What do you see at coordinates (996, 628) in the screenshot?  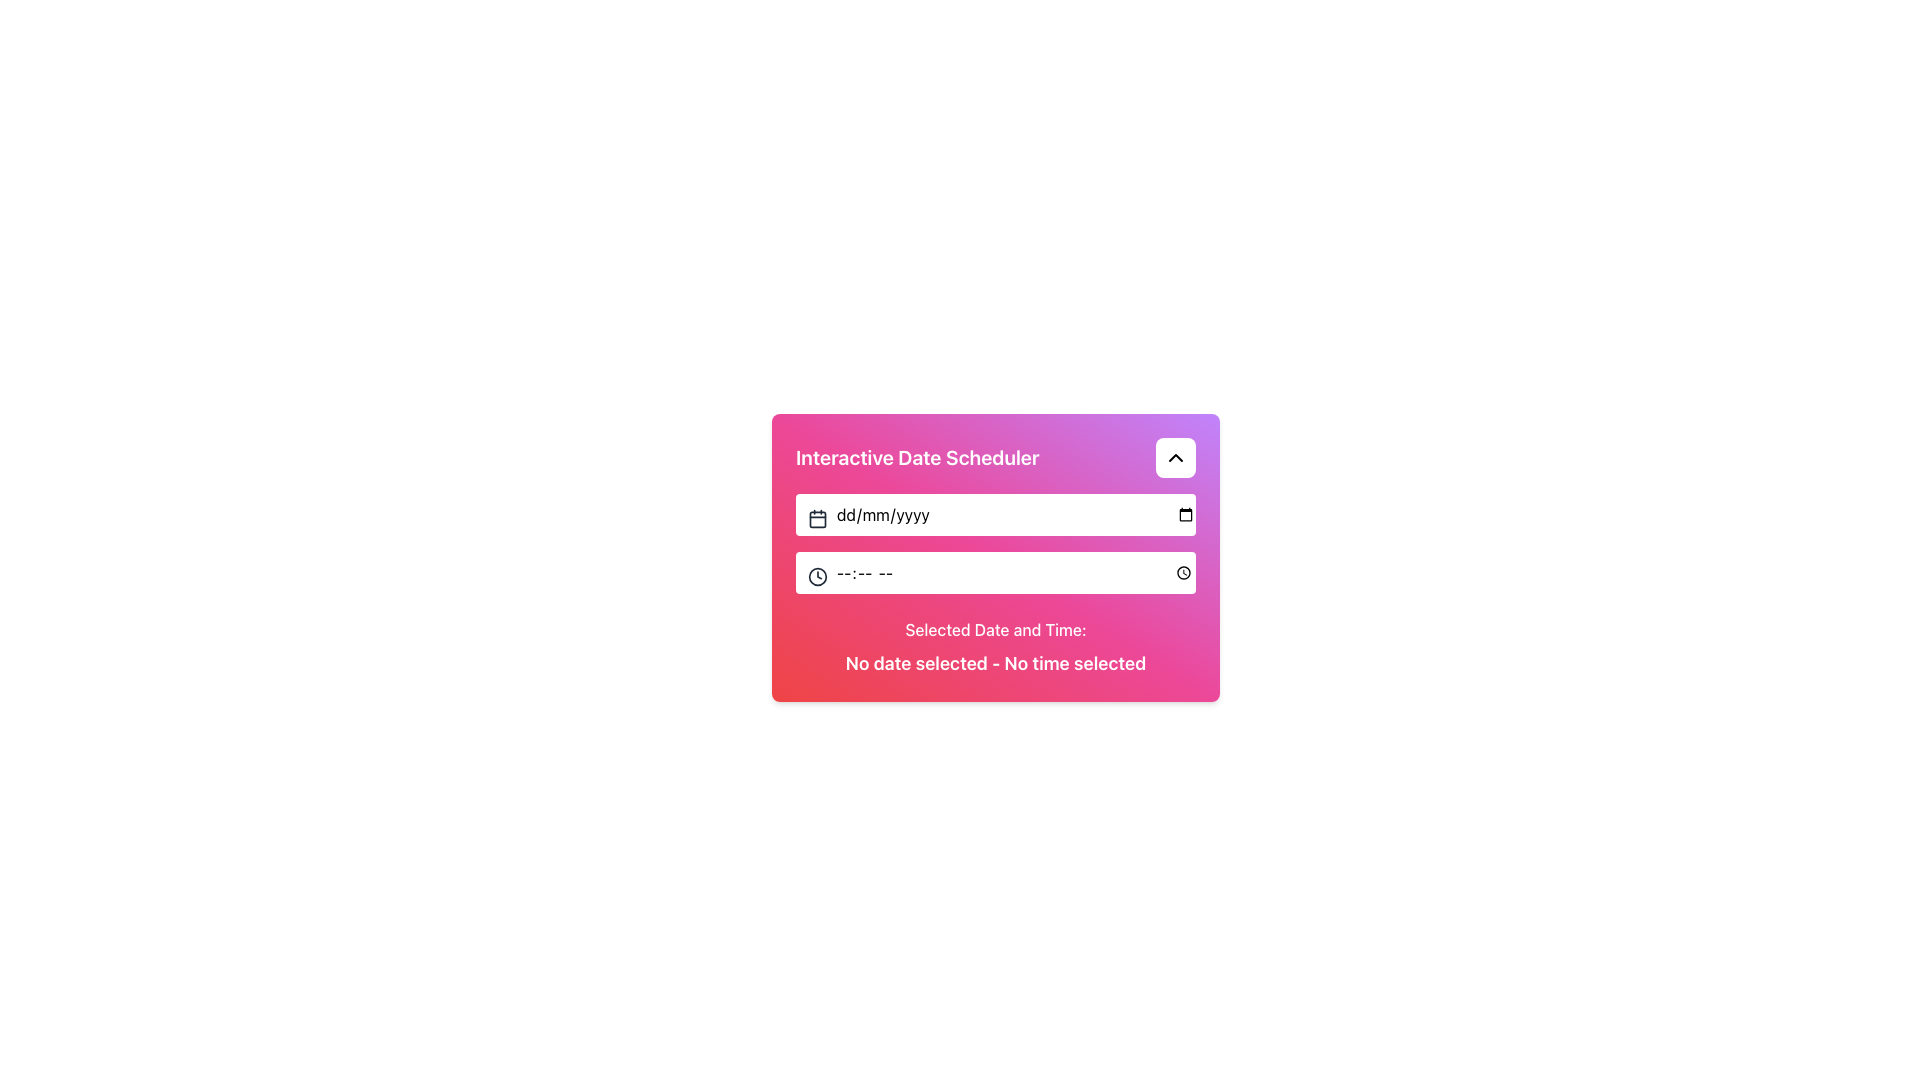 I see `the Text Label that reads 'Selected Date and Time:' which is styled in medium font weight and appears in white color against a gradient background transitioning from red to pink` at bounding box center [996, 628].